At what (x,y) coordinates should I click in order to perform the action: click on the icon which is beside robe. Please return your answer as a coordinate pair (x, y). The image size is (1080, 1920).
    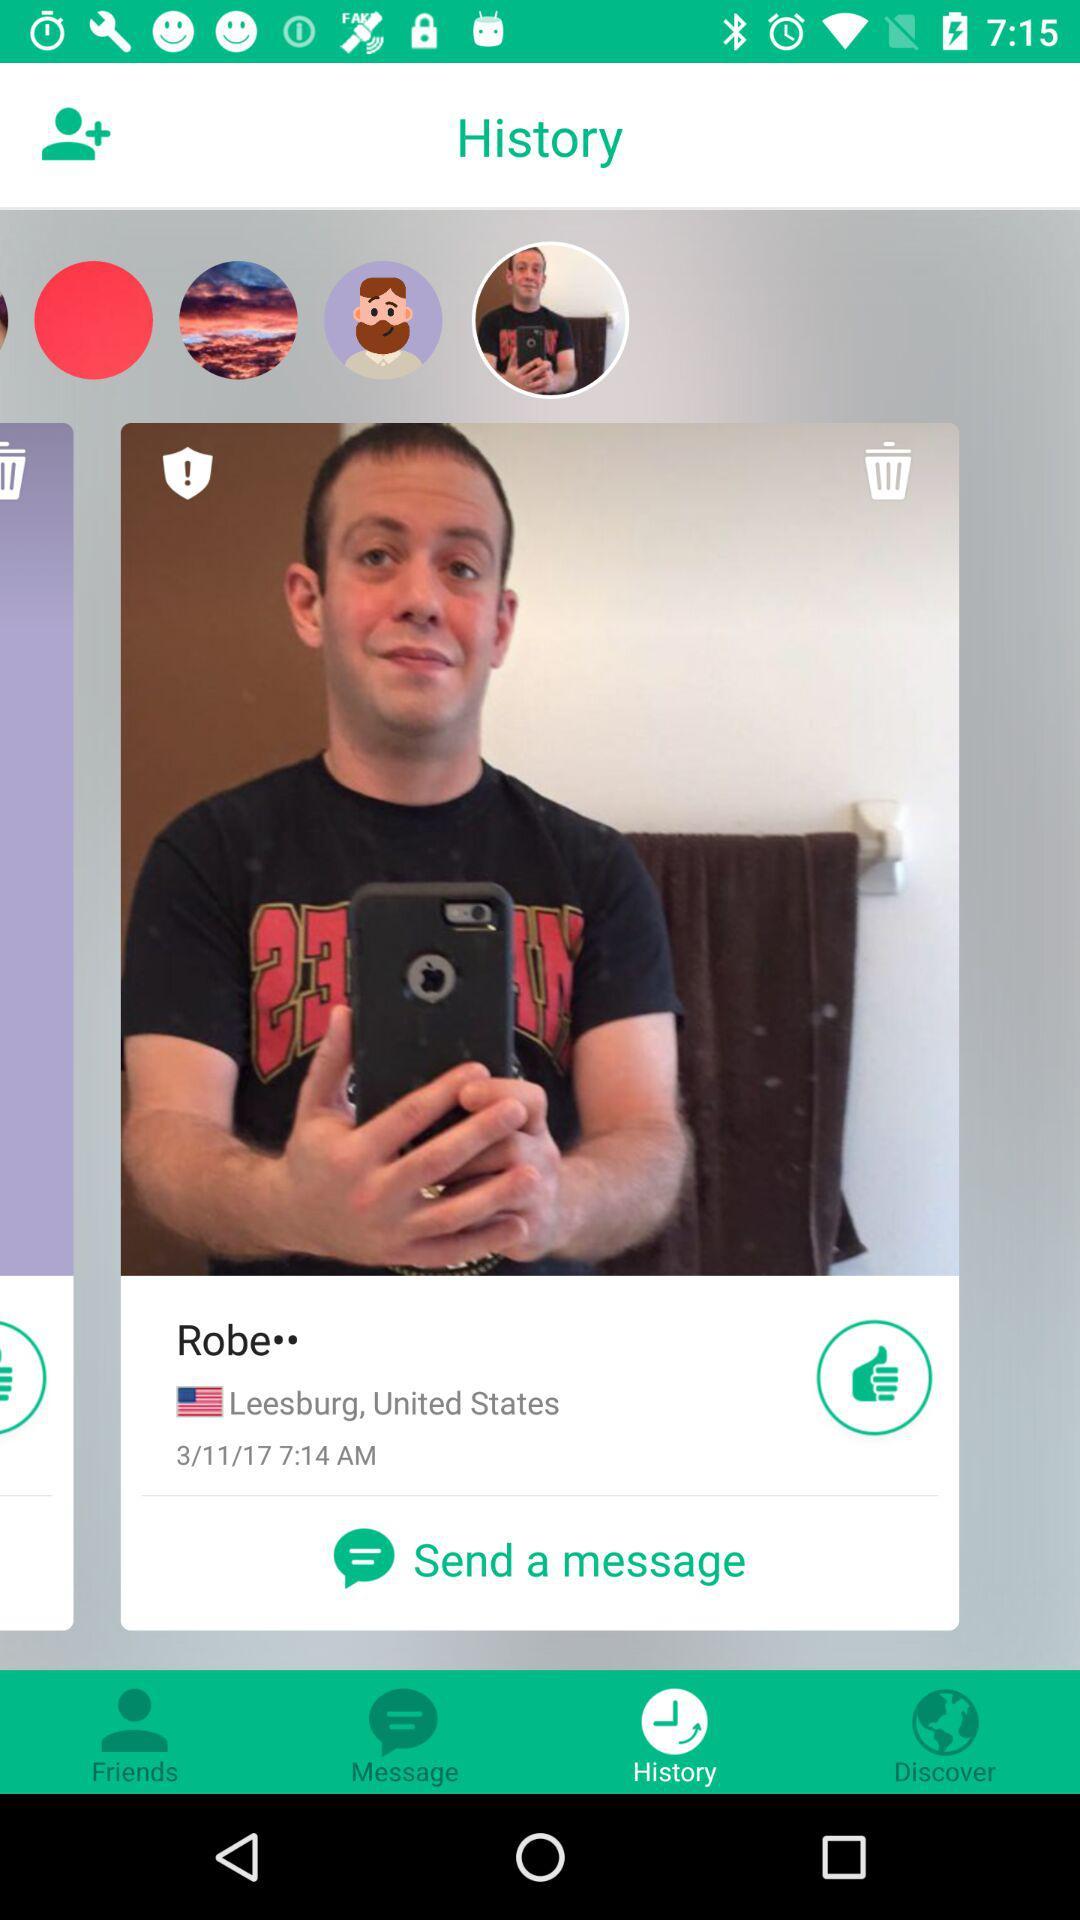
    Looking at the image, I should click on (874, 1377).